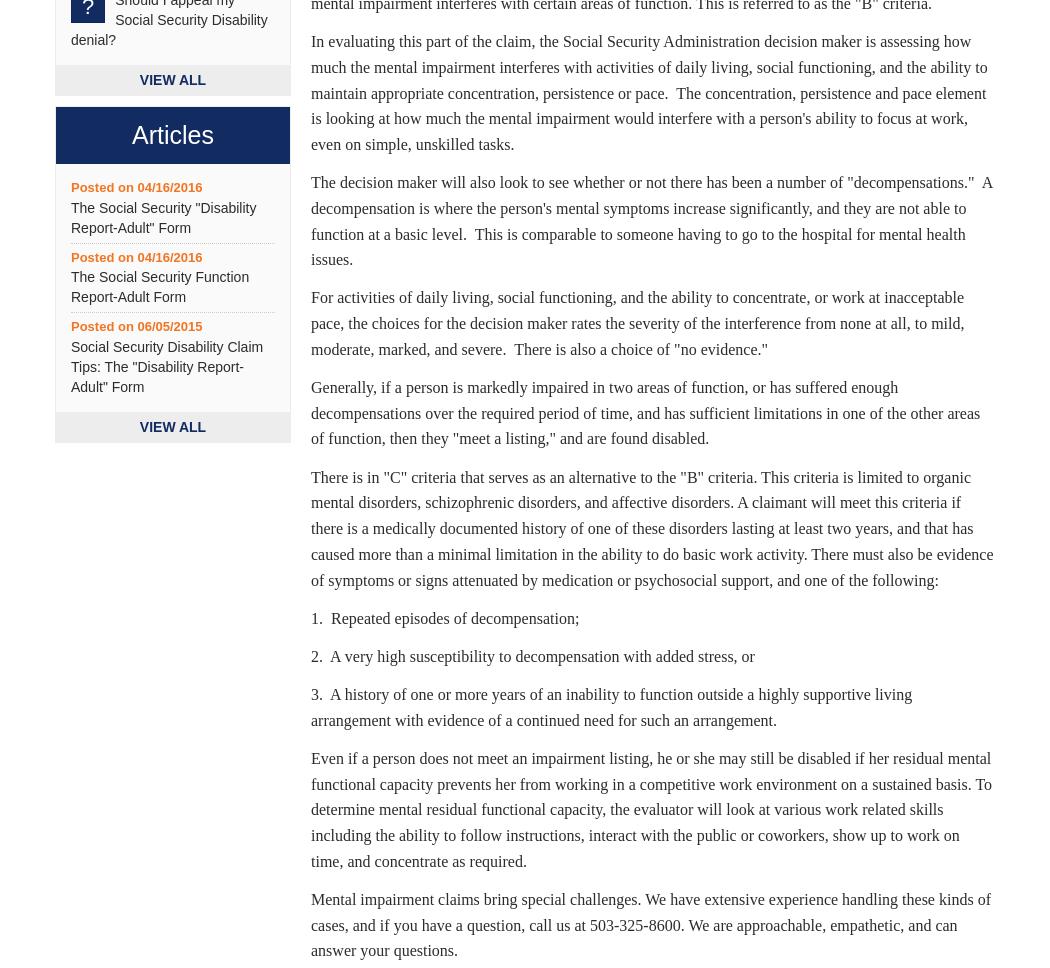  Describe the element at coordinates (311, 527) in the screenshot. I see `'There is in "C" criteria that serves as an alternative to the "B" criteria. This criteria is limited to organic mental disorders, schizophrenic disorders, and affective disorders. A claimant will meet this criteria if there is a medically documented history of one of these disorders lasting at least two years, and that has caused more than a minimal limitation in the ability to do basic work activity. There must also be evidence of symptoms or signs attenuated by medication or psychosocial support, and one of the following:'` at that location.